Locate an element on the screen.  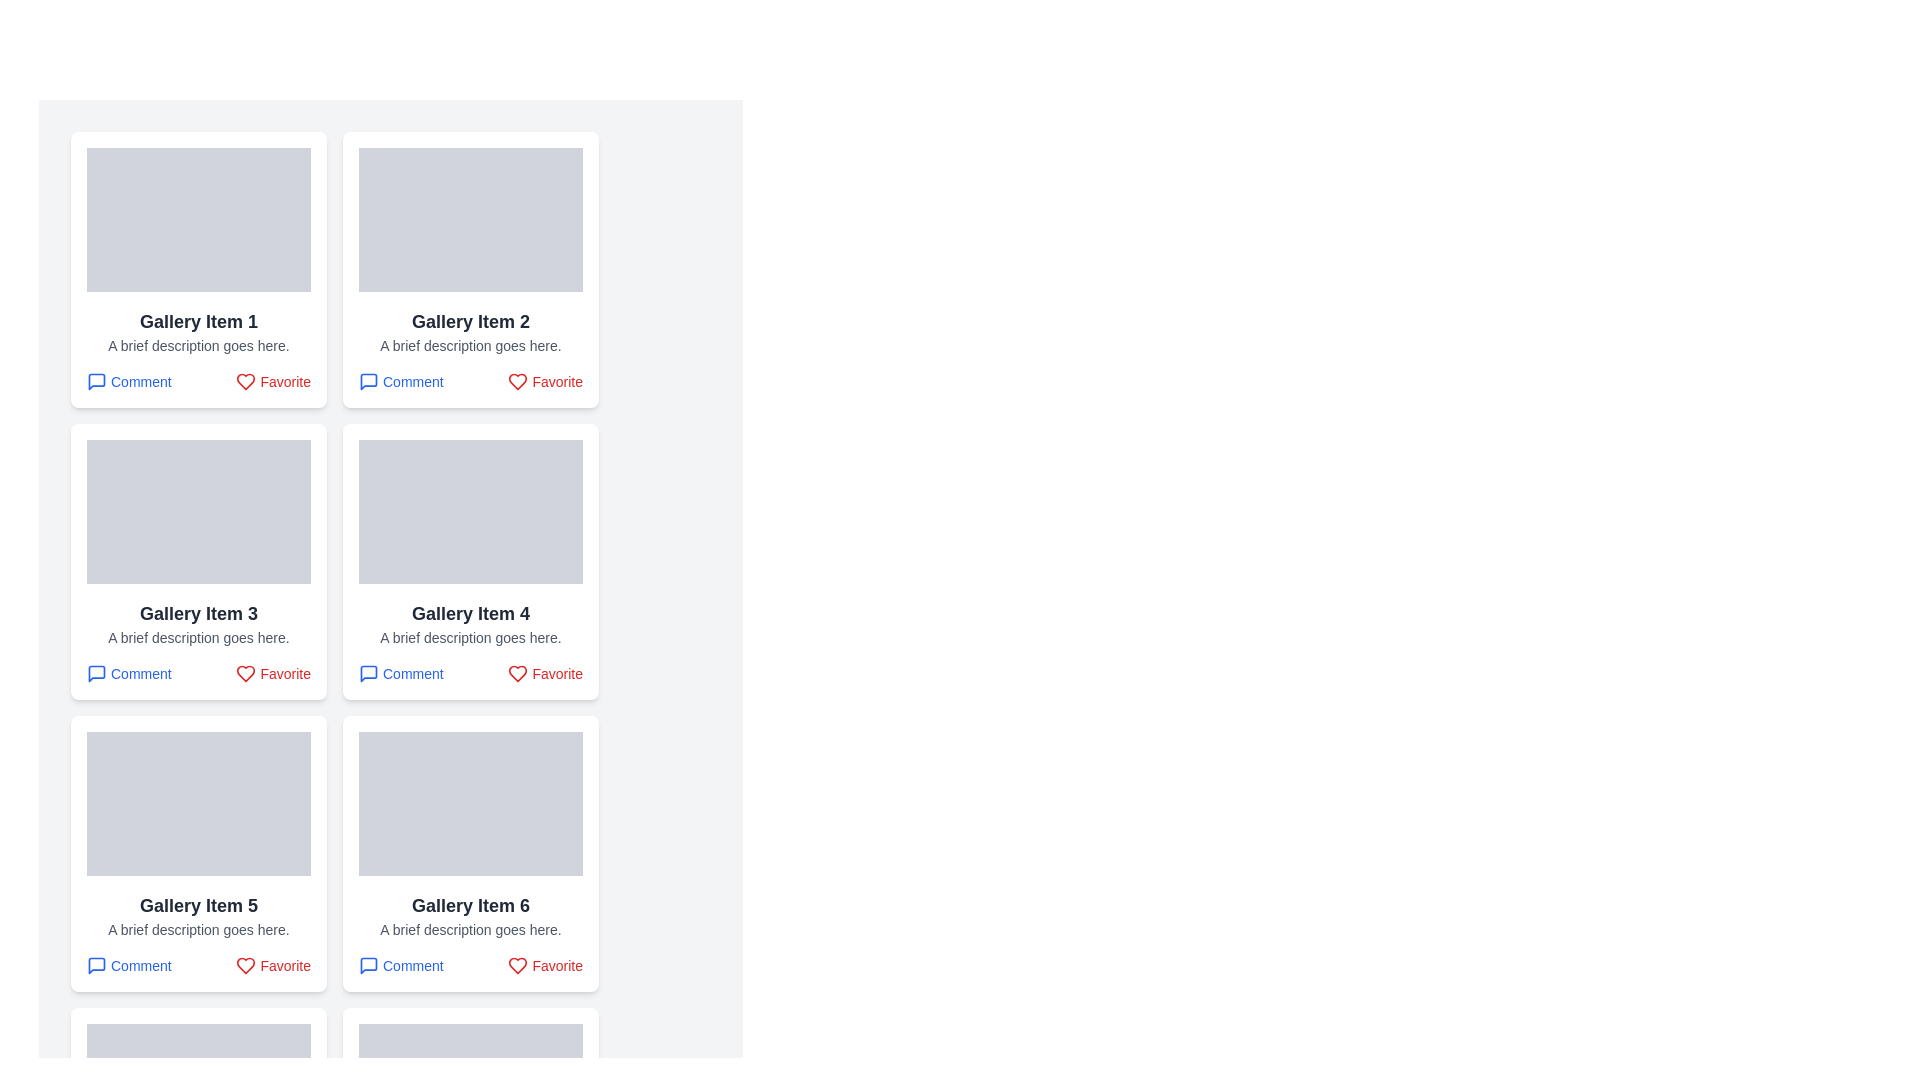
the 'Favorite' button, which is a heart icon located in the bottom right corner of the 'Gallery Item 6' card is located at coordinates (518, 964).